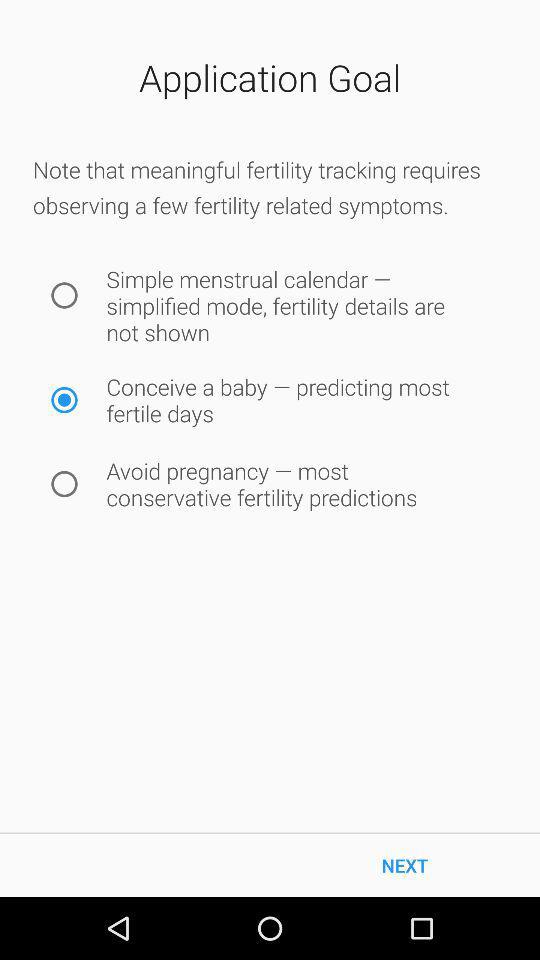 The width and height of the screenshot is (540, 960). Describe the element at coordinates (64, 483) in the screenshot. I see `icon next to avoid pregnancy most icon` at that location.